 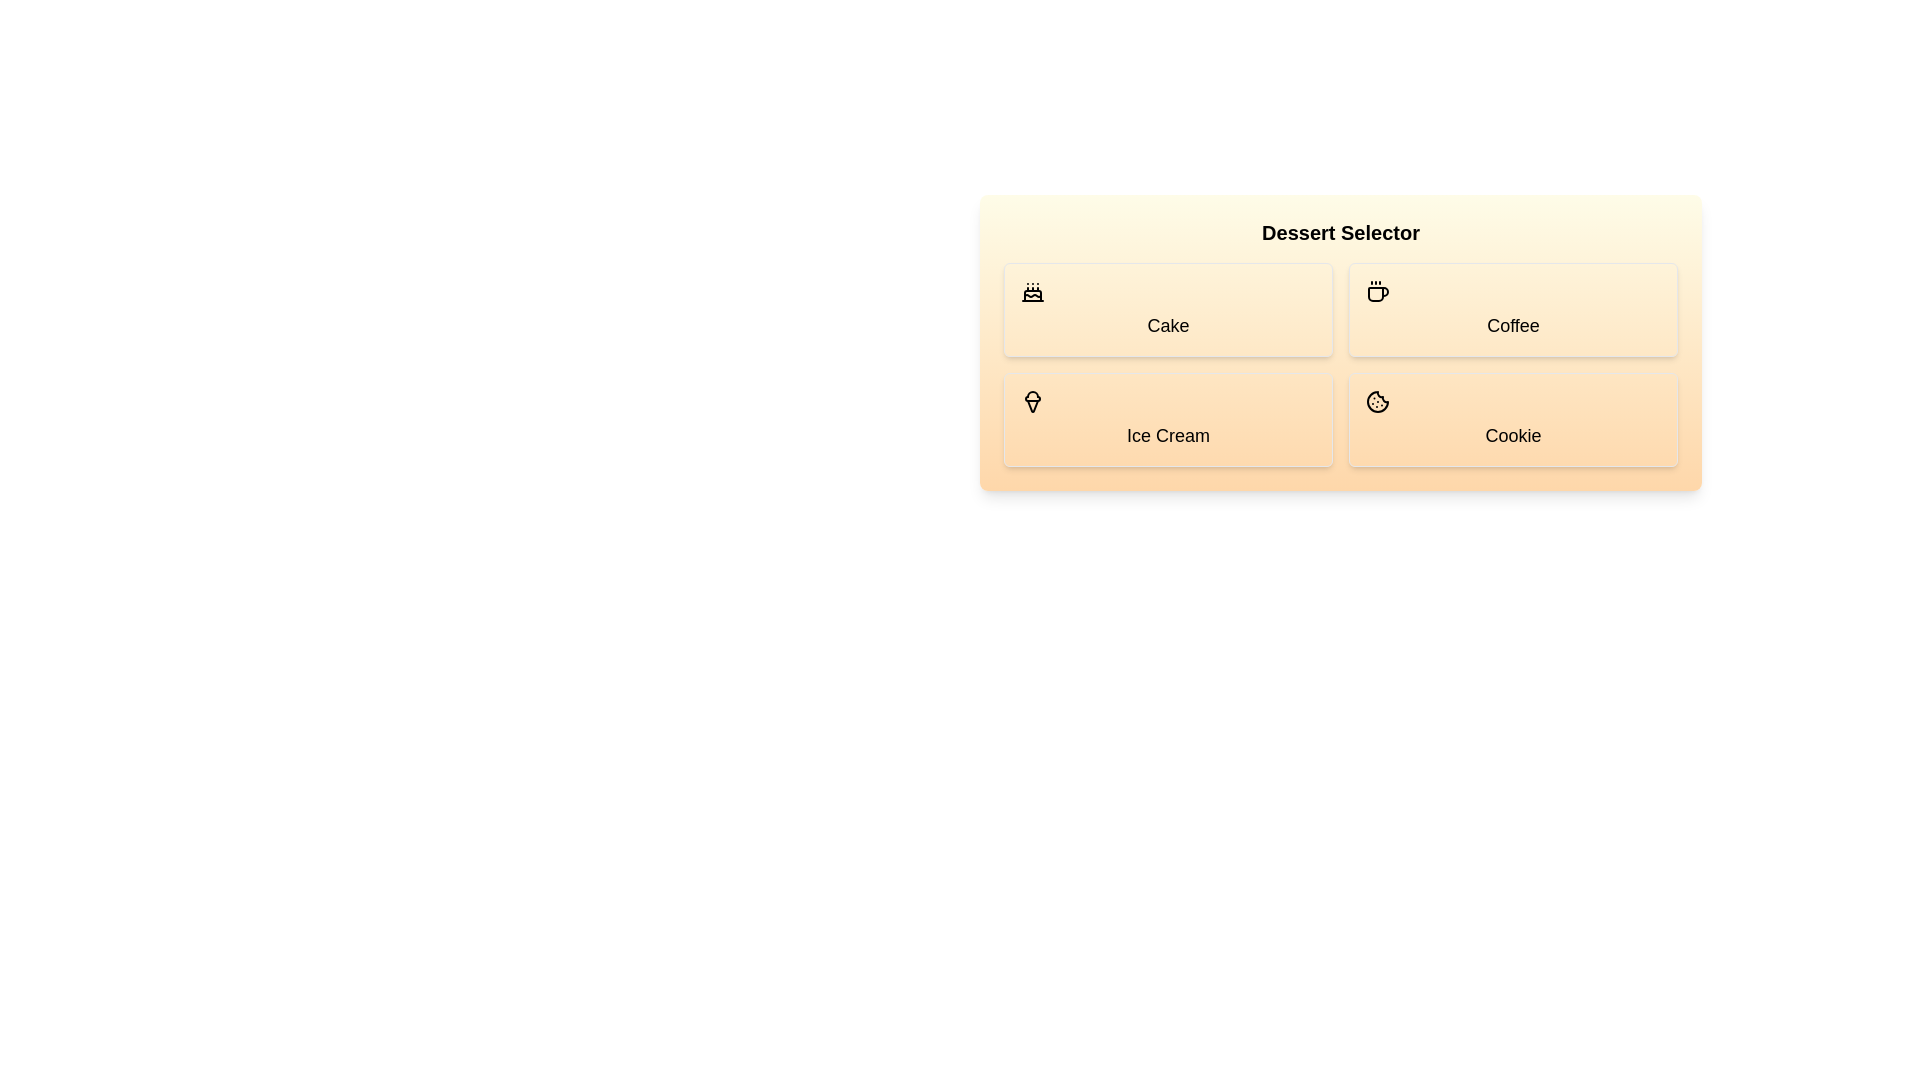 I want to click on the dessert Cookie by clicking its button, so click(x=1513, y=419).